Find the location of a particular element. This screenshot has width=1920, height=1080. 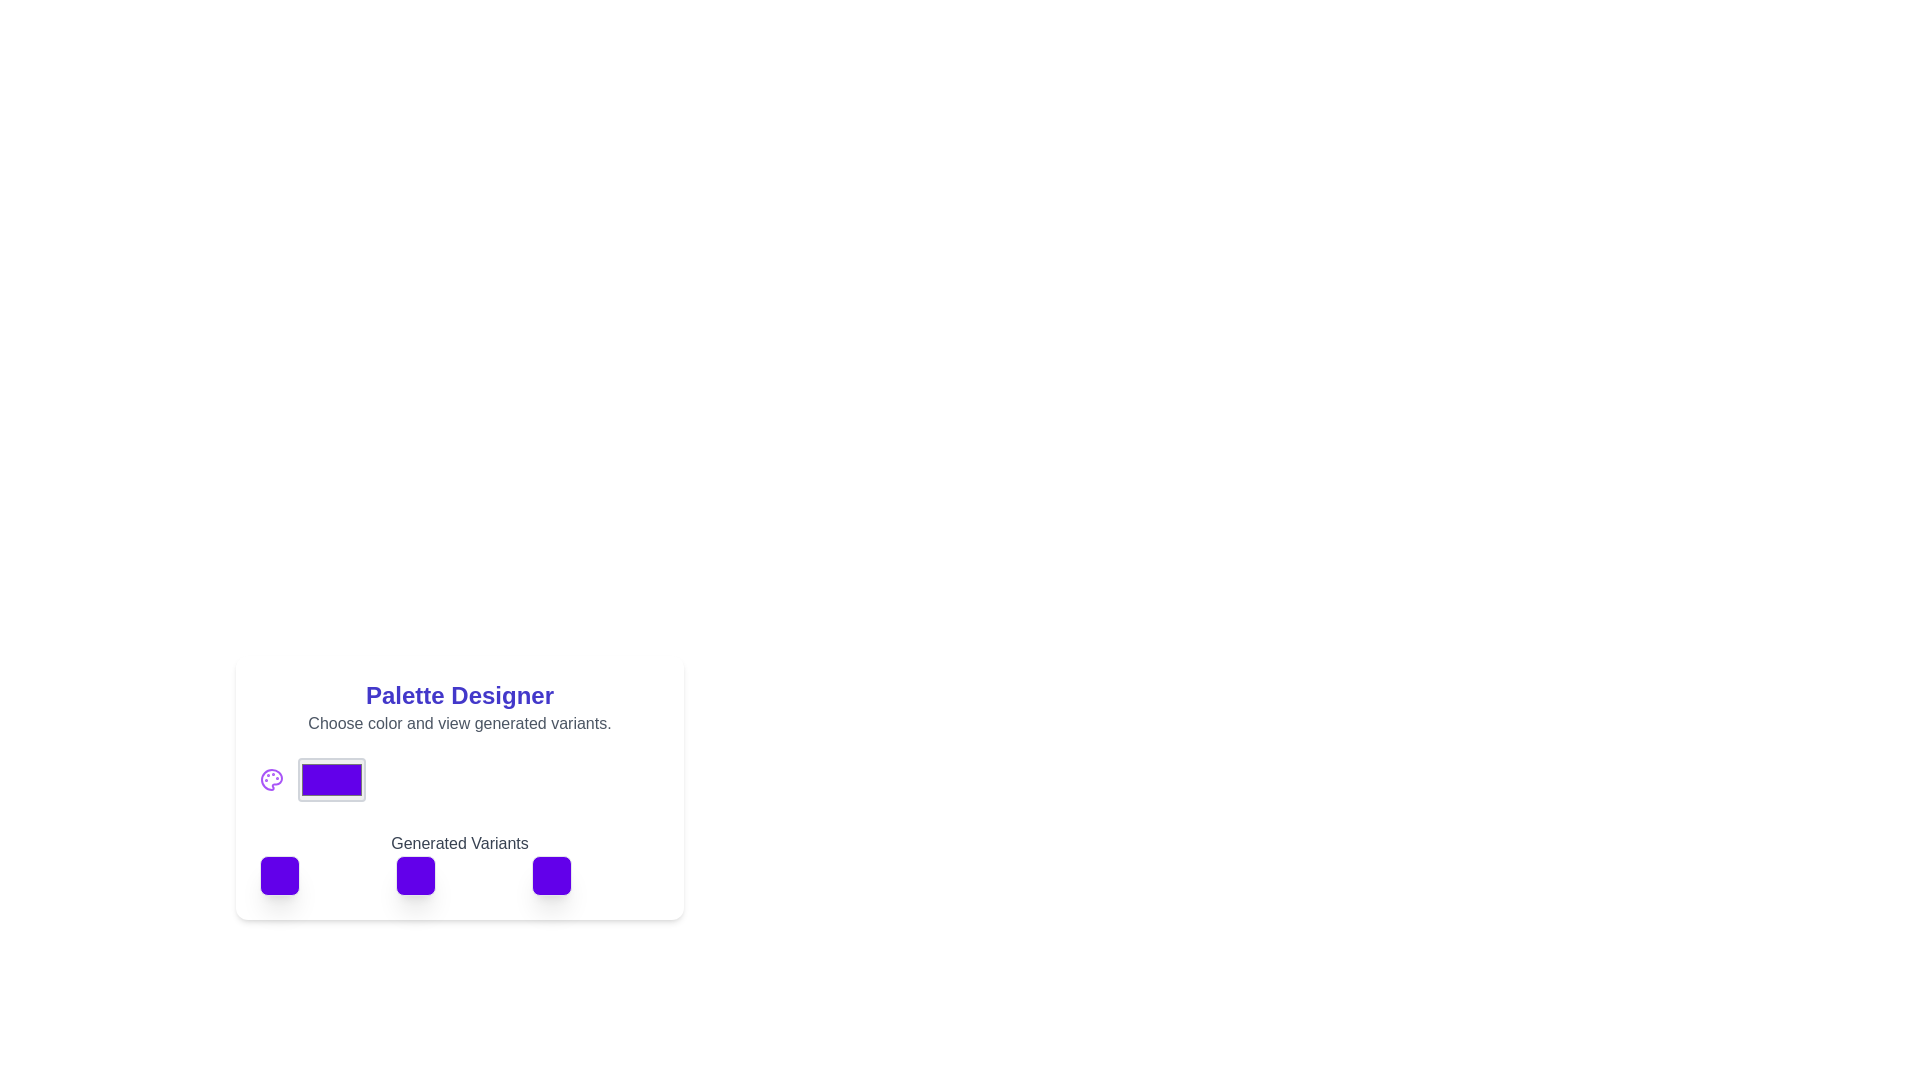

the text label that says 'Generated Variants', which is styled in gray and positioned above three purple square buttons is located at coordinates (459, 844).